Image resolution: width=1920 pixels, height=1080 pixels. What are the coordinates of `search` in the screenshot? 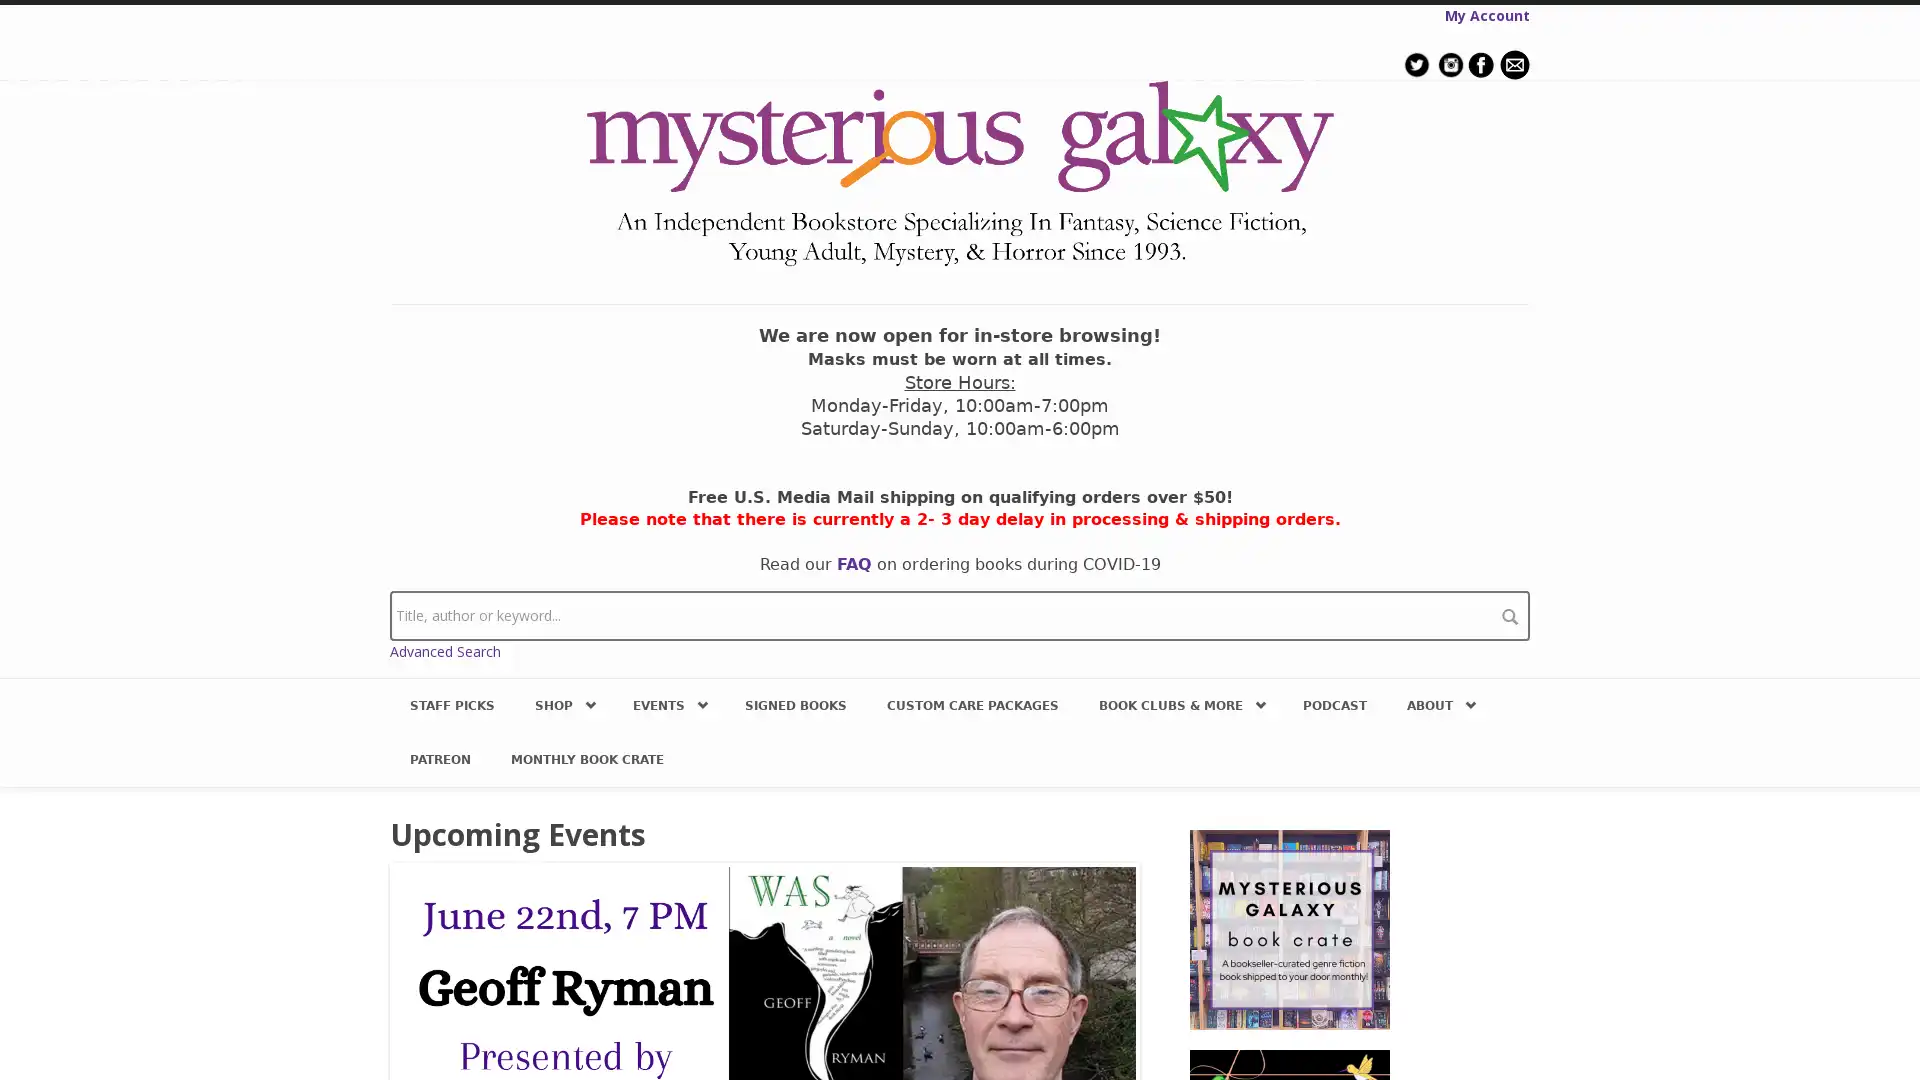 It's located at (1510, 615).